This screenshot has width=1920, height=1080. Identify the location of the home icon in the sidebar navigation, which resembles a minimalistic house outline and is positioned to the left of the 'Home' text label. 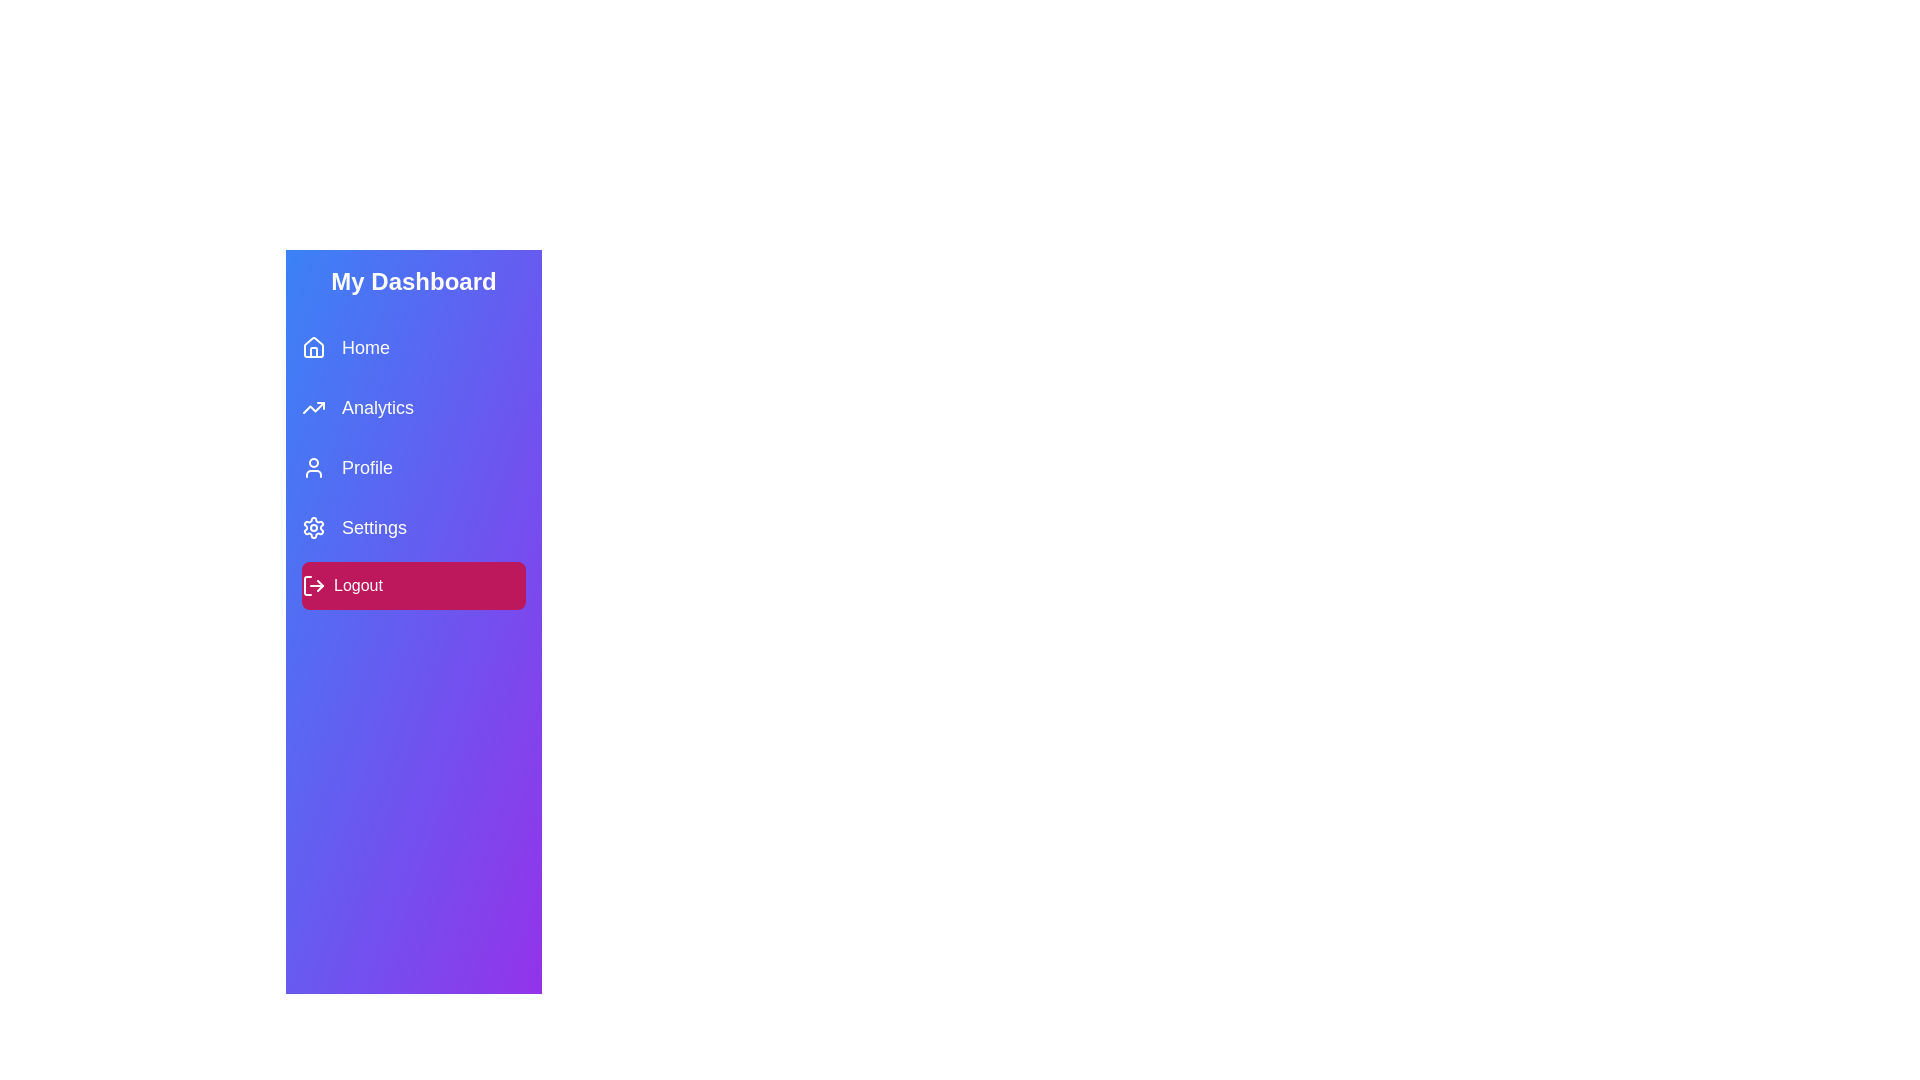
(312, 346).